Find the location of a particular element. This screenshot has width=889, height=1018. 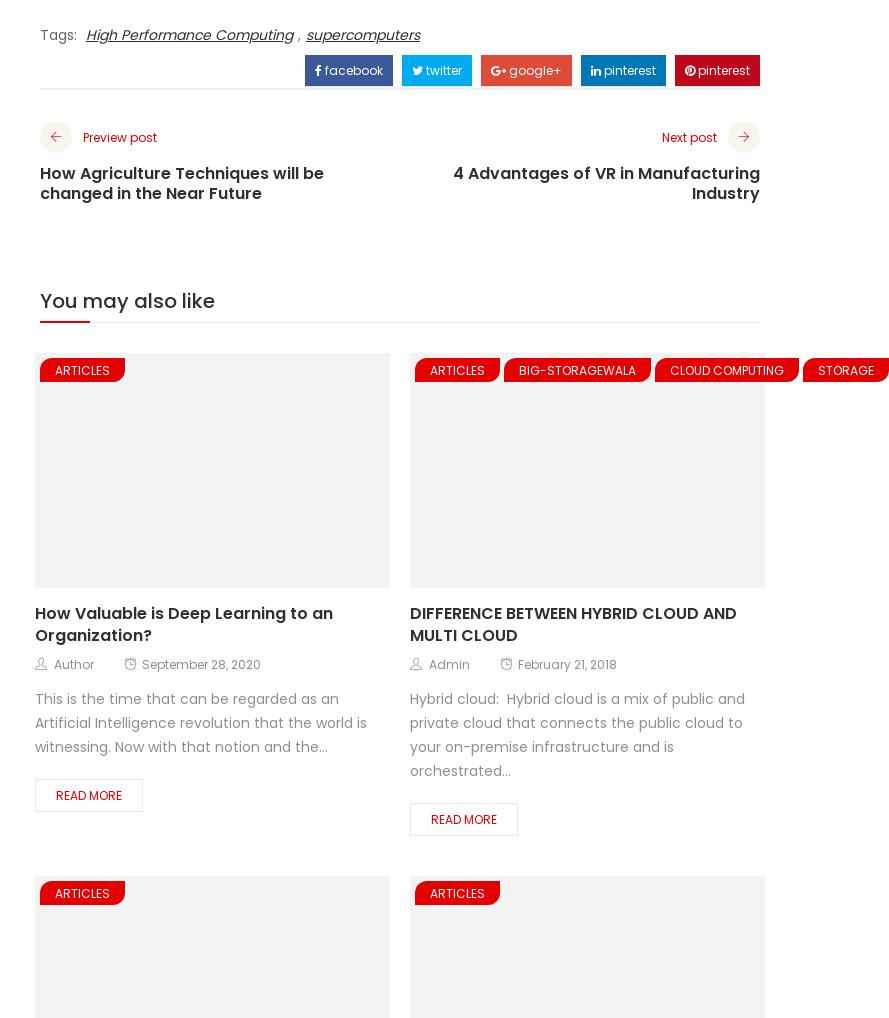

'How Agriculture Techniques will be changed in the Near Future' is located at coordinates (181, 182).